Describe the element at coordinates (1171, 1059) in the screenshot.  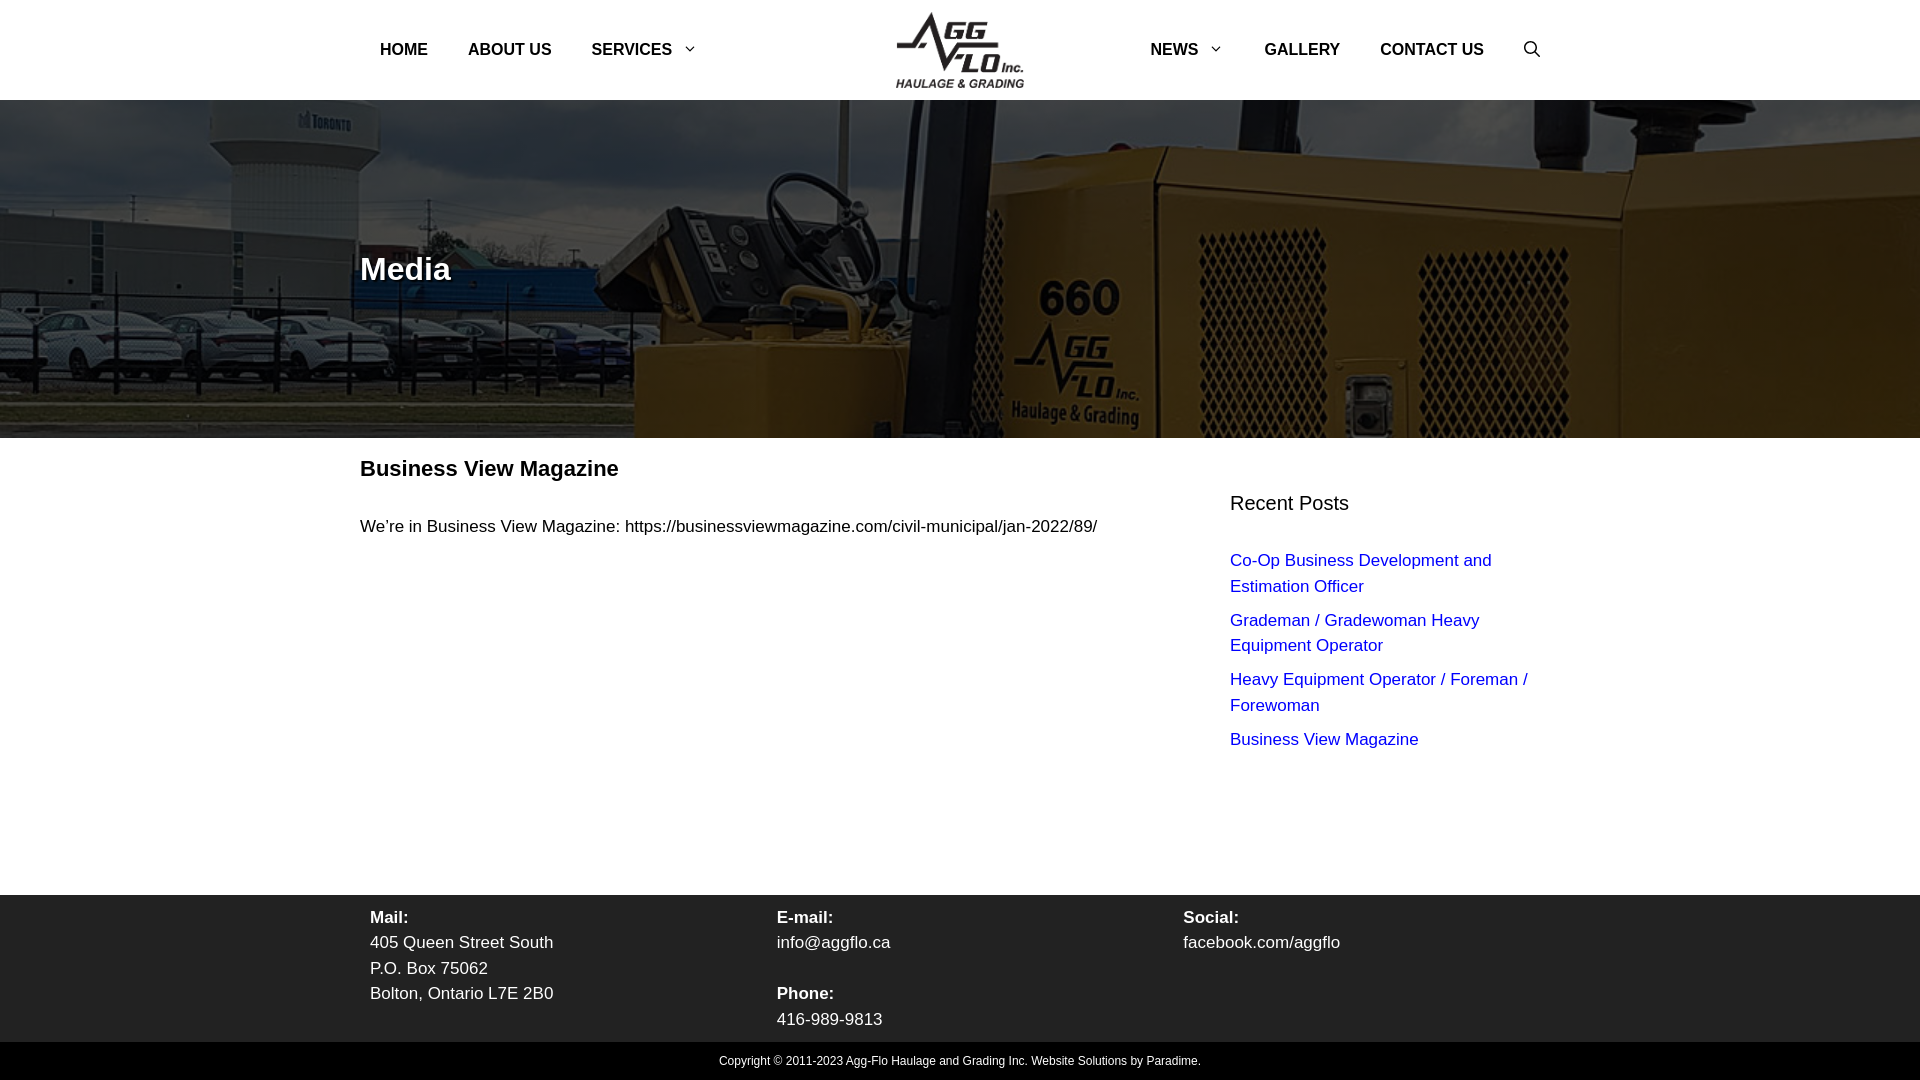
I see `'Paradime'` at that location.